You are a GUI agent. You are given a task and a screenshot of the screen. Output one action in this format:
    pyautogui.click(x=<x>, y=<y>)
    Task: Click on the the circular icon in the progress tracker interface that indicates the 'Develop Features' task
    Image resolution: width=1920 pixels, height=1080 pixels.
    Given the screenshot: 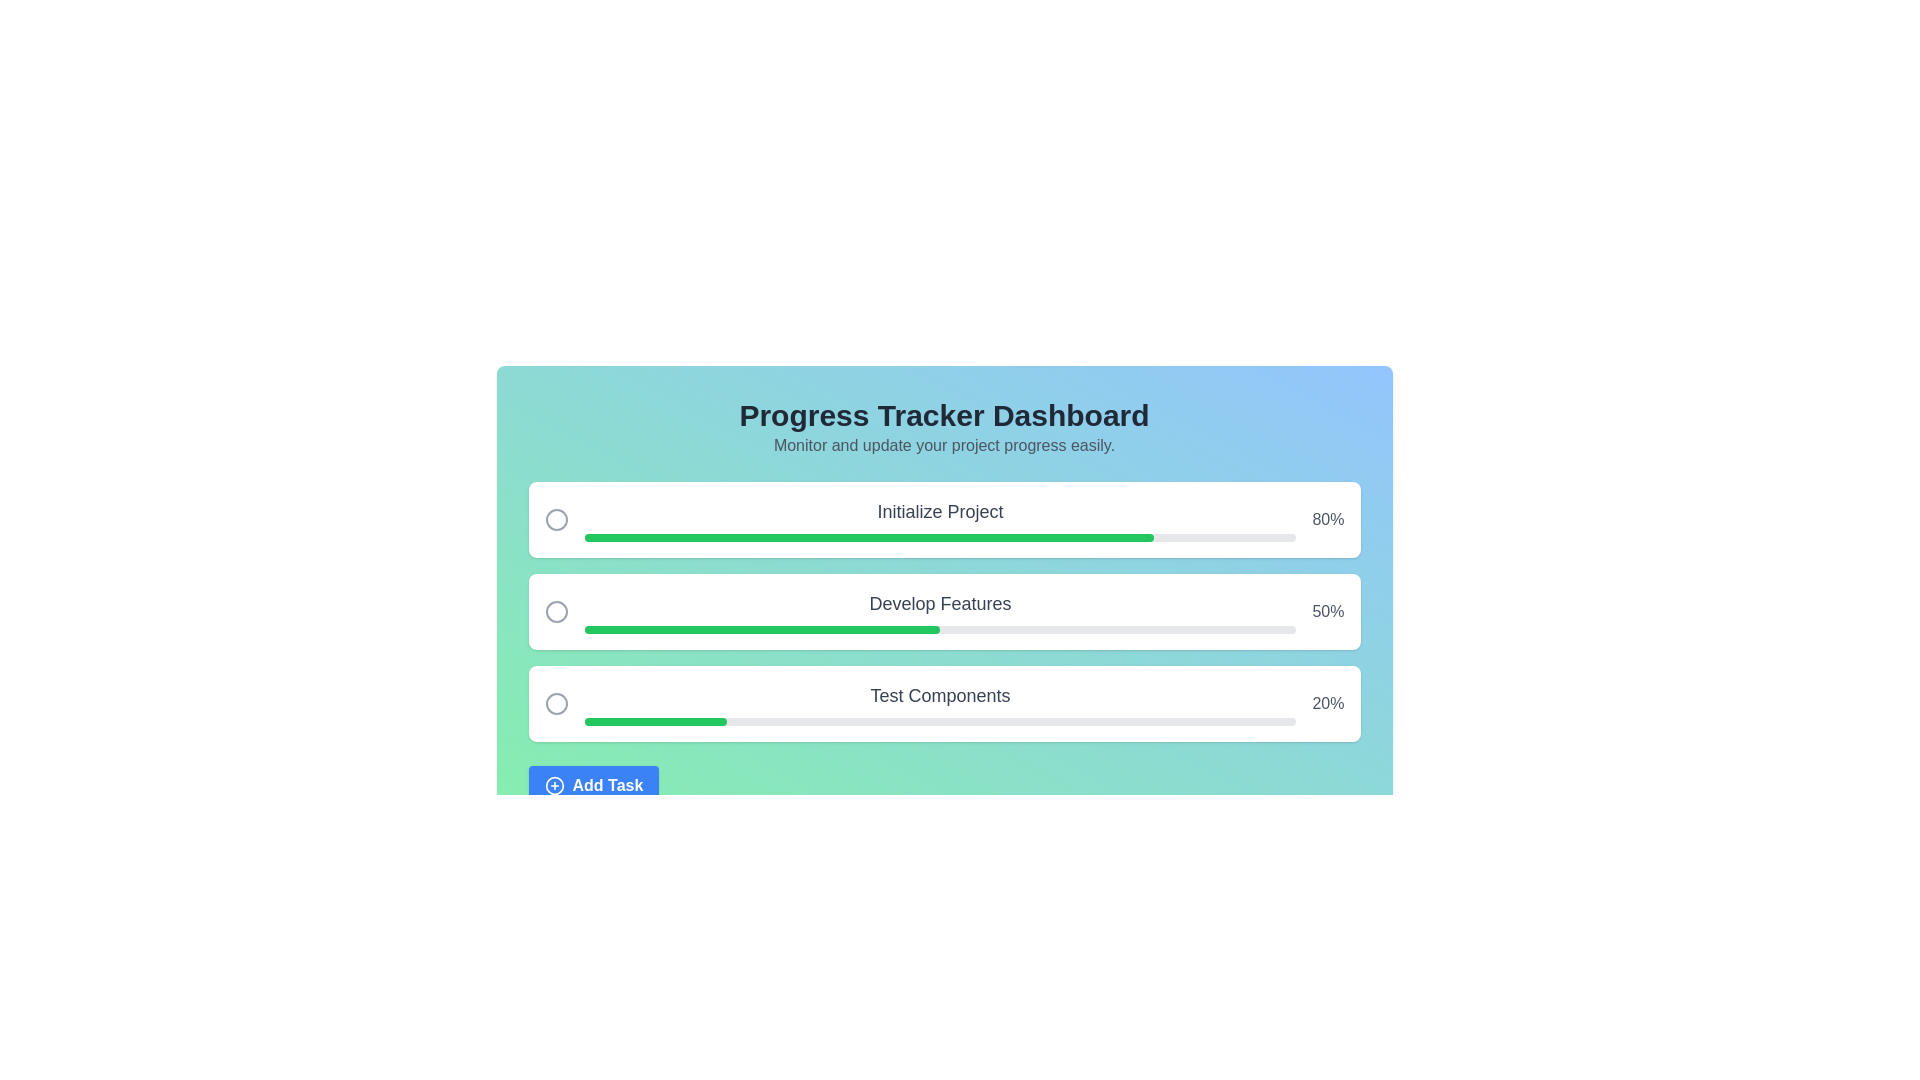 What is the action you would take?
    pyautogui.click(x=556, y=611)
    